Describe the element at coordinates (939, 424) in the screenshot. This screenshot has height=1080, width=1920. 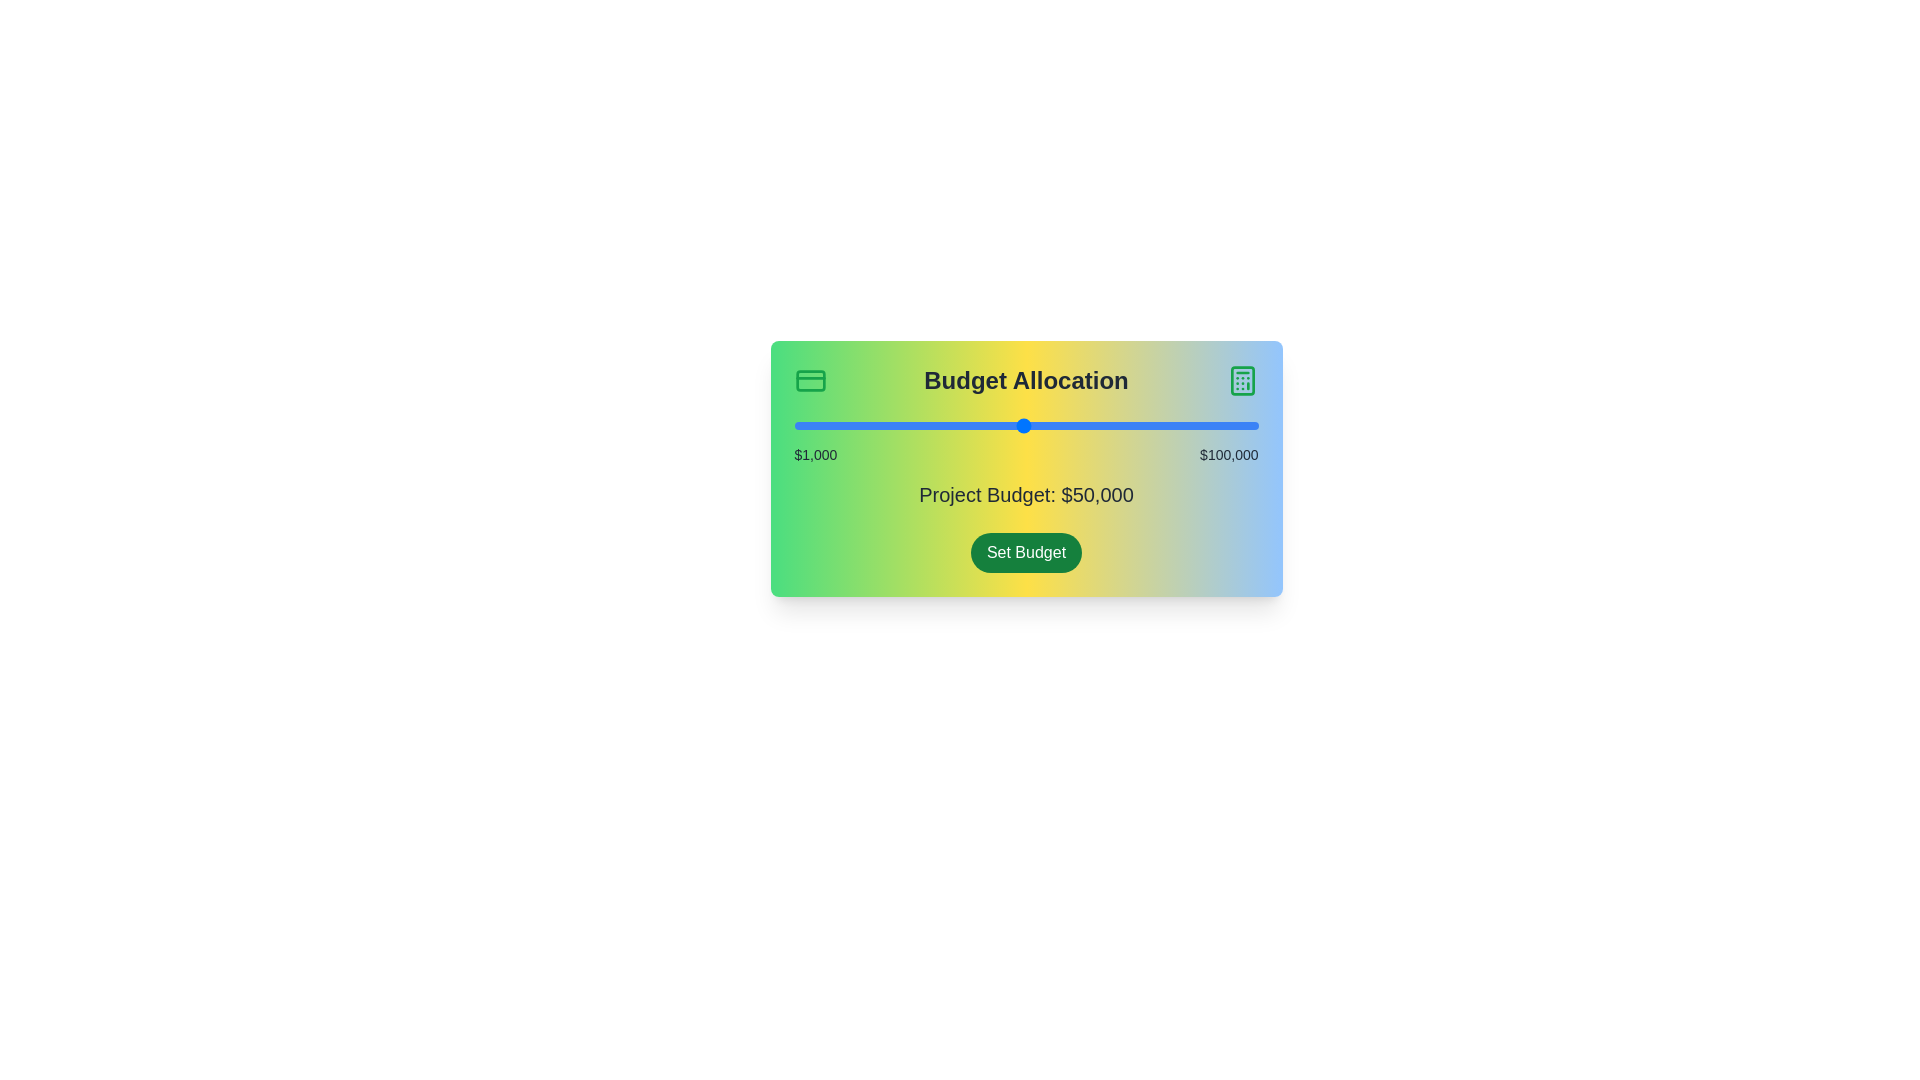
I see `the slider to set the budget to 32200` at that location.